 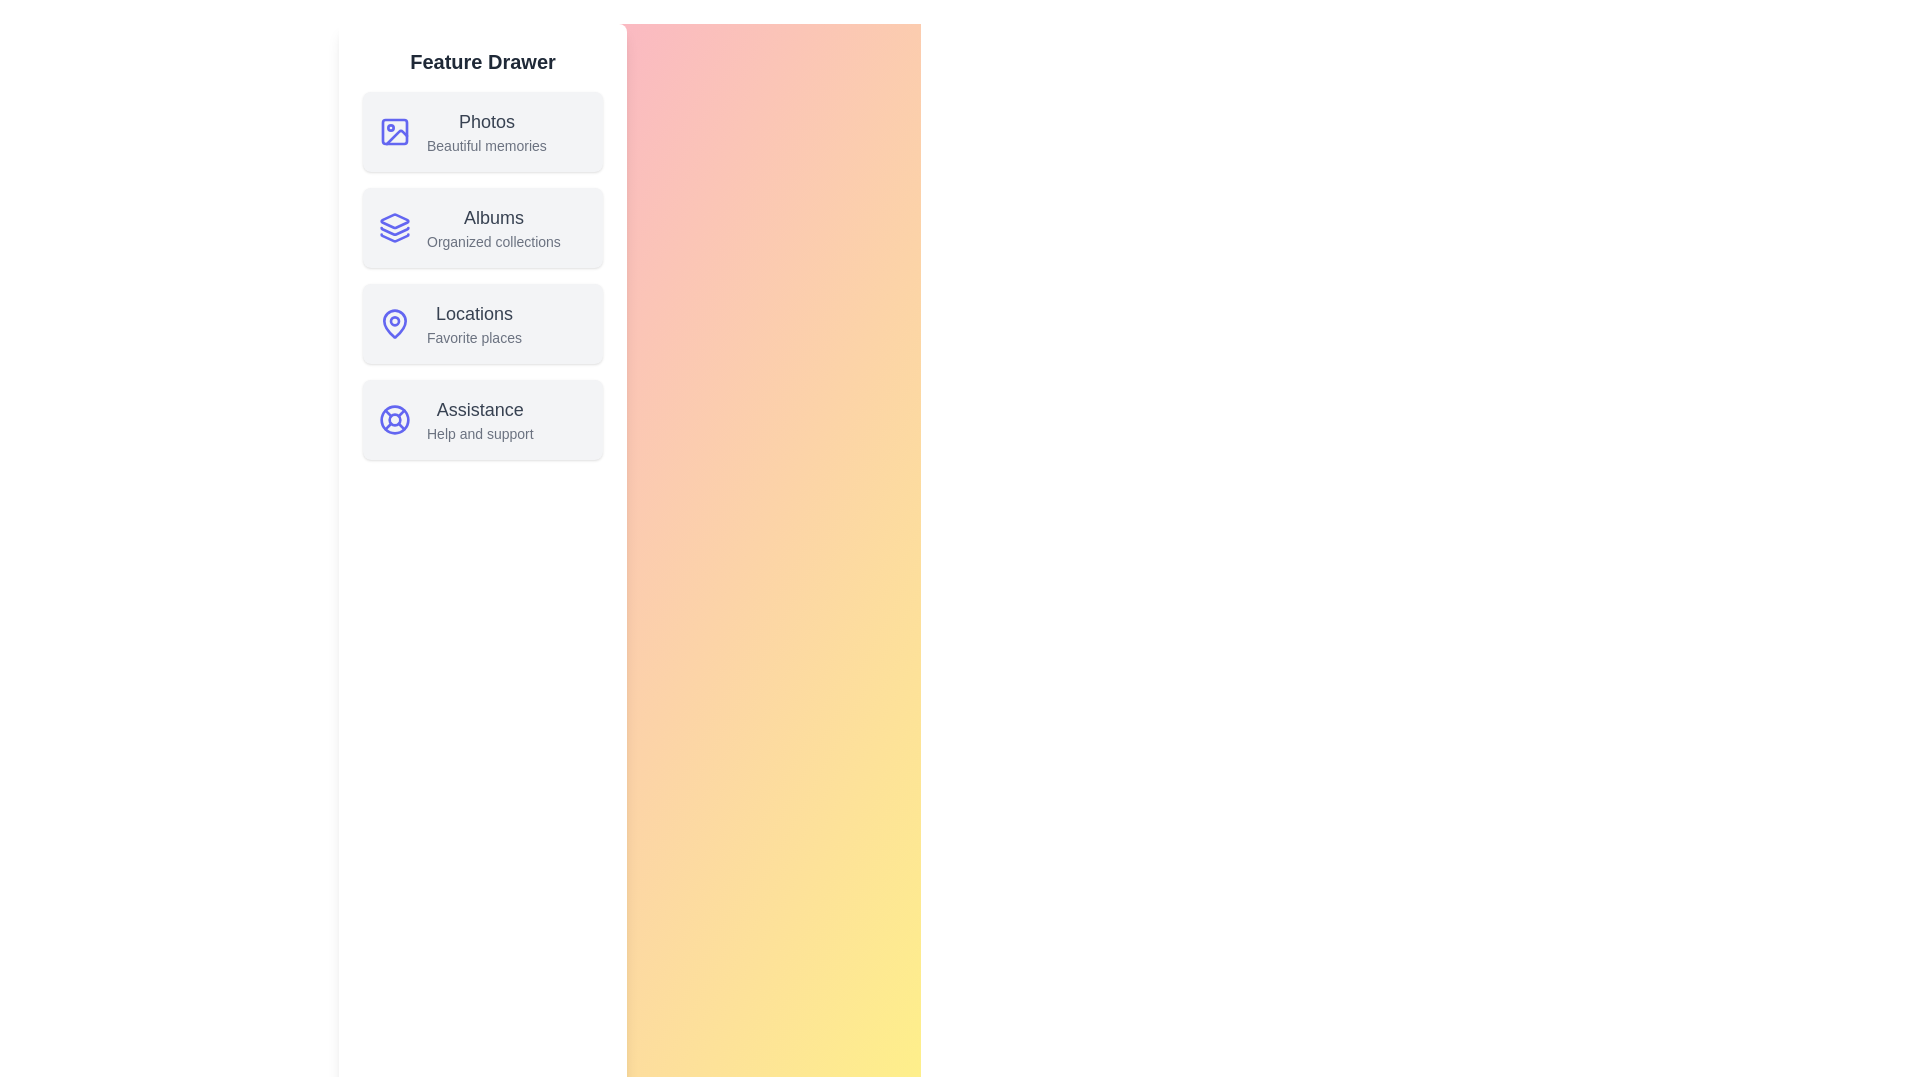 What do you see at coordinates (483, 131) in the screenshot?
I see `the feature item Photos from the StylishDrawer` at bounding box center [483, 131].